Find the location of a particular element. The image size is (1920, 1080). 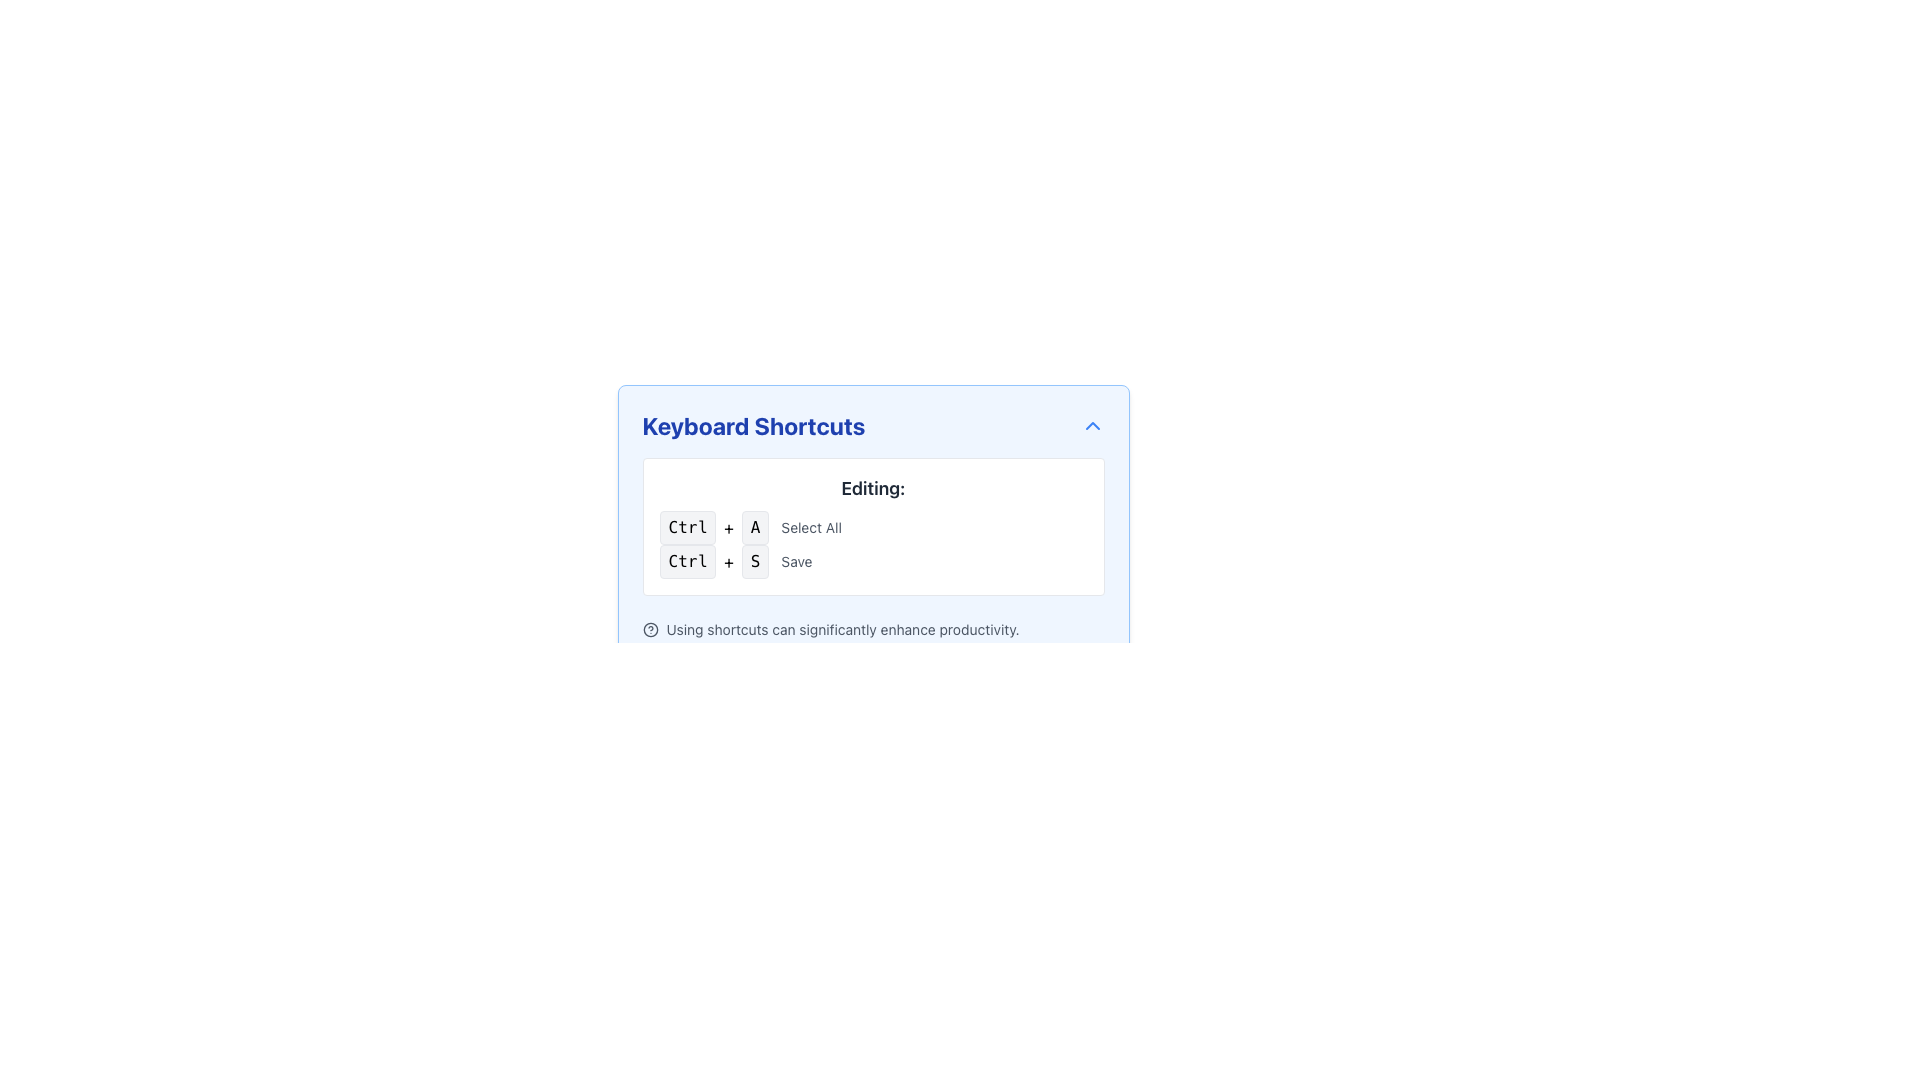

on the help or information icon, which is a circular icon with an outlined border and a question mark in the center, located is located at coordinates (650, 628).